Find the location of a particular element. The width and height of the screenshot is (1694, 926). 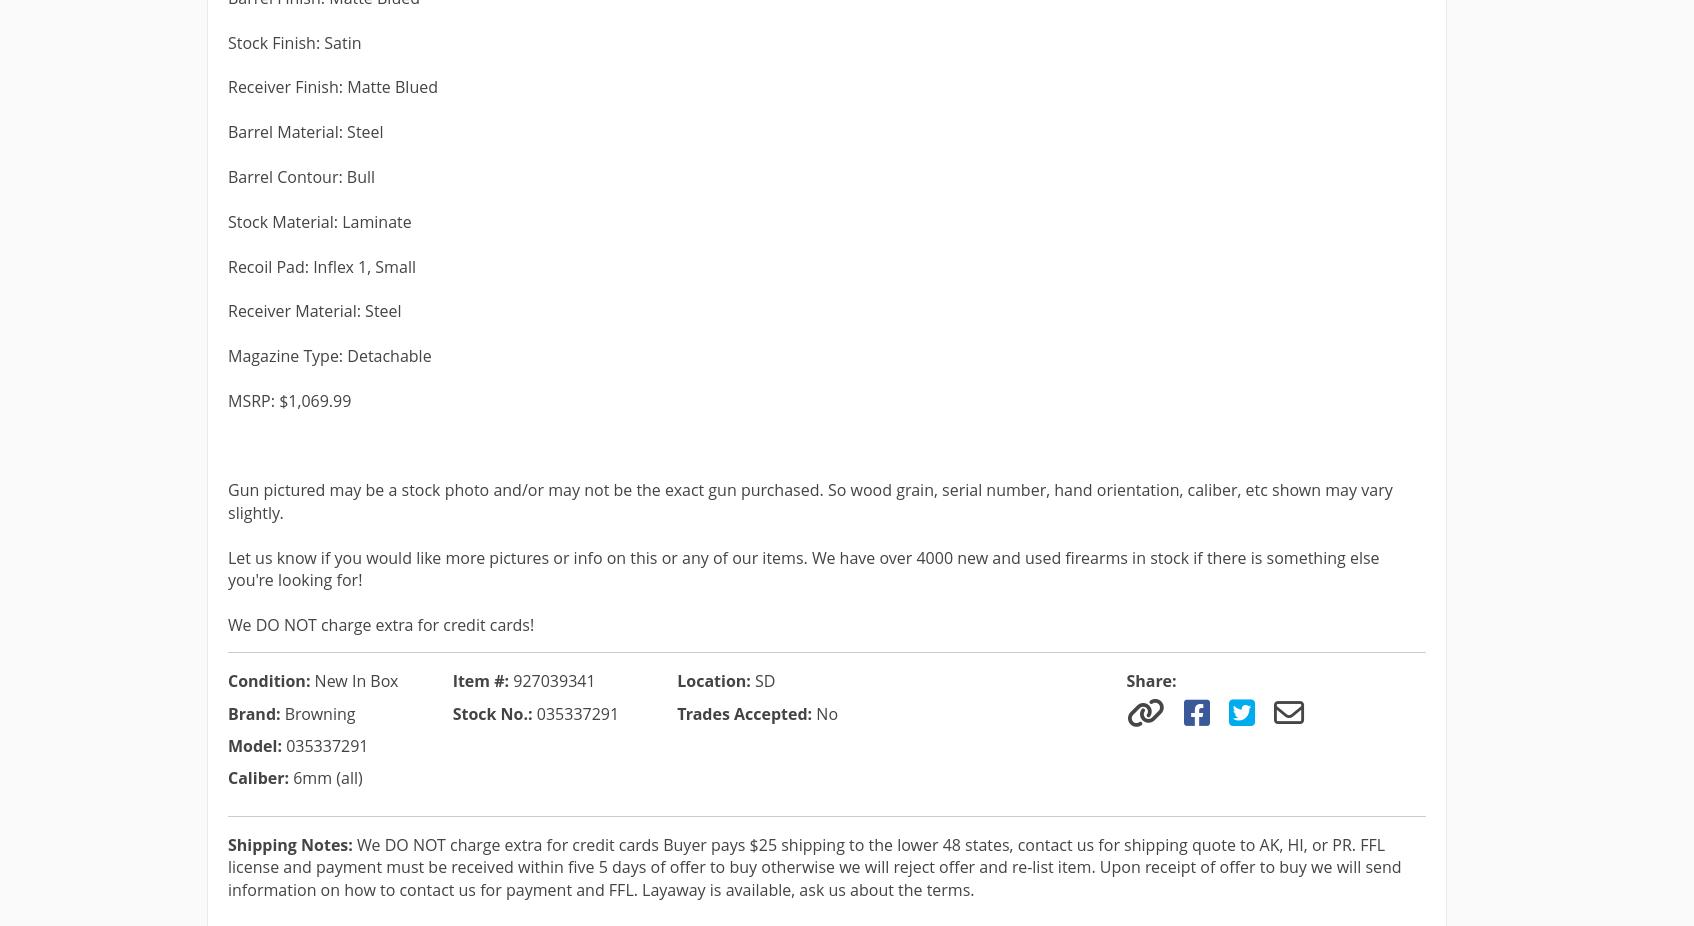

'Receiver Finish: Matte Blued' is located at coordinates (333, 86).